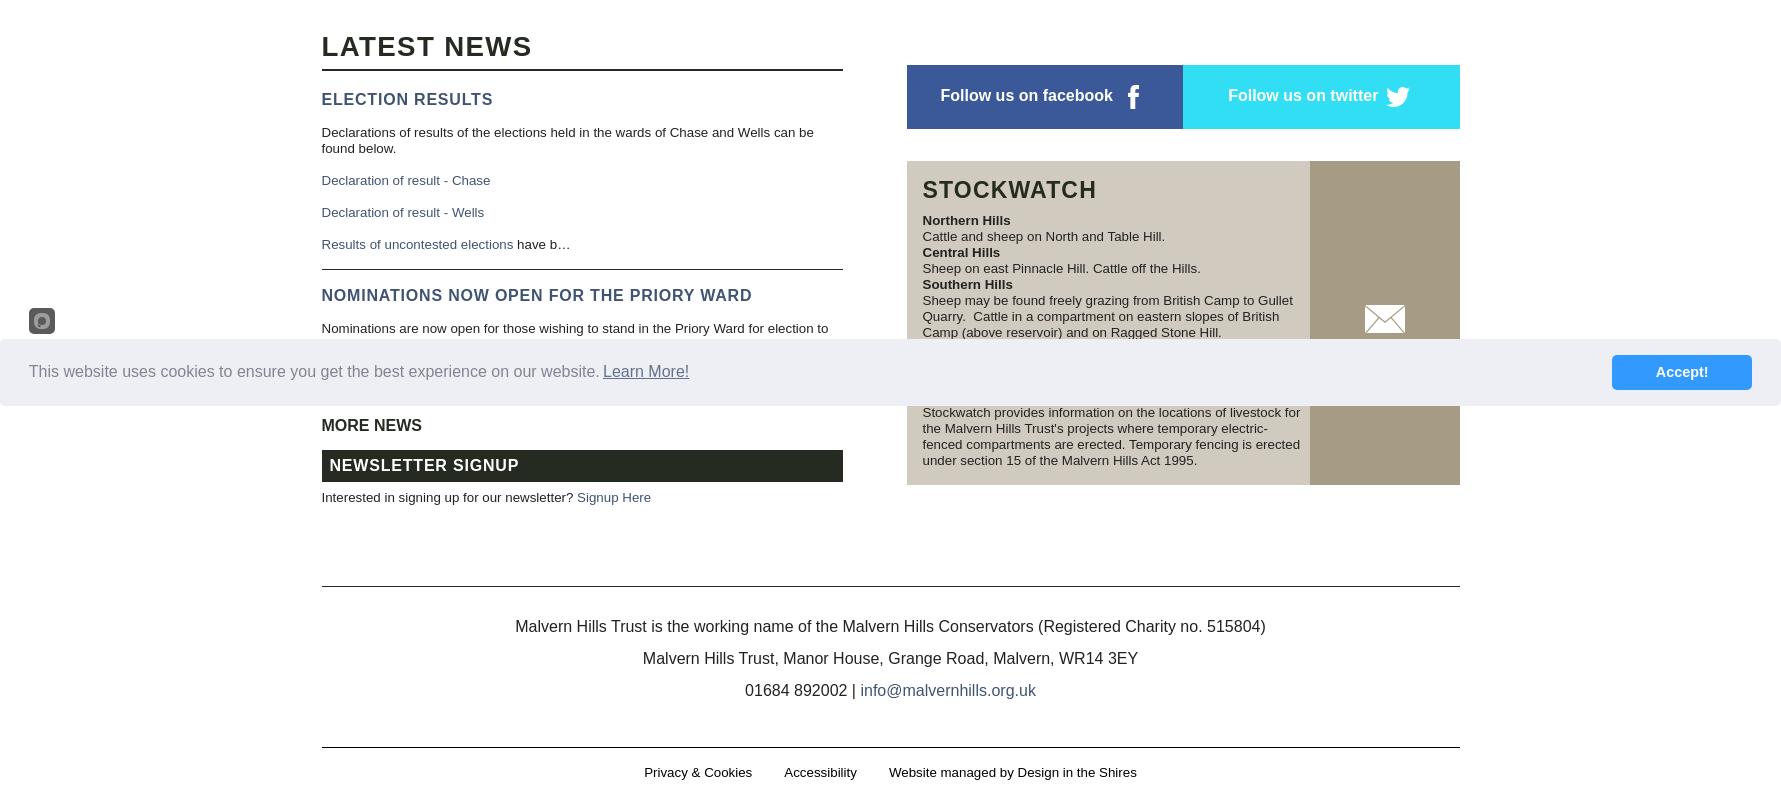 Image resolution: width=1781 pixels, height=797 pixels. I want to click on 'Cattle and sheep on North and Table Hill.', so click(1044, 235).